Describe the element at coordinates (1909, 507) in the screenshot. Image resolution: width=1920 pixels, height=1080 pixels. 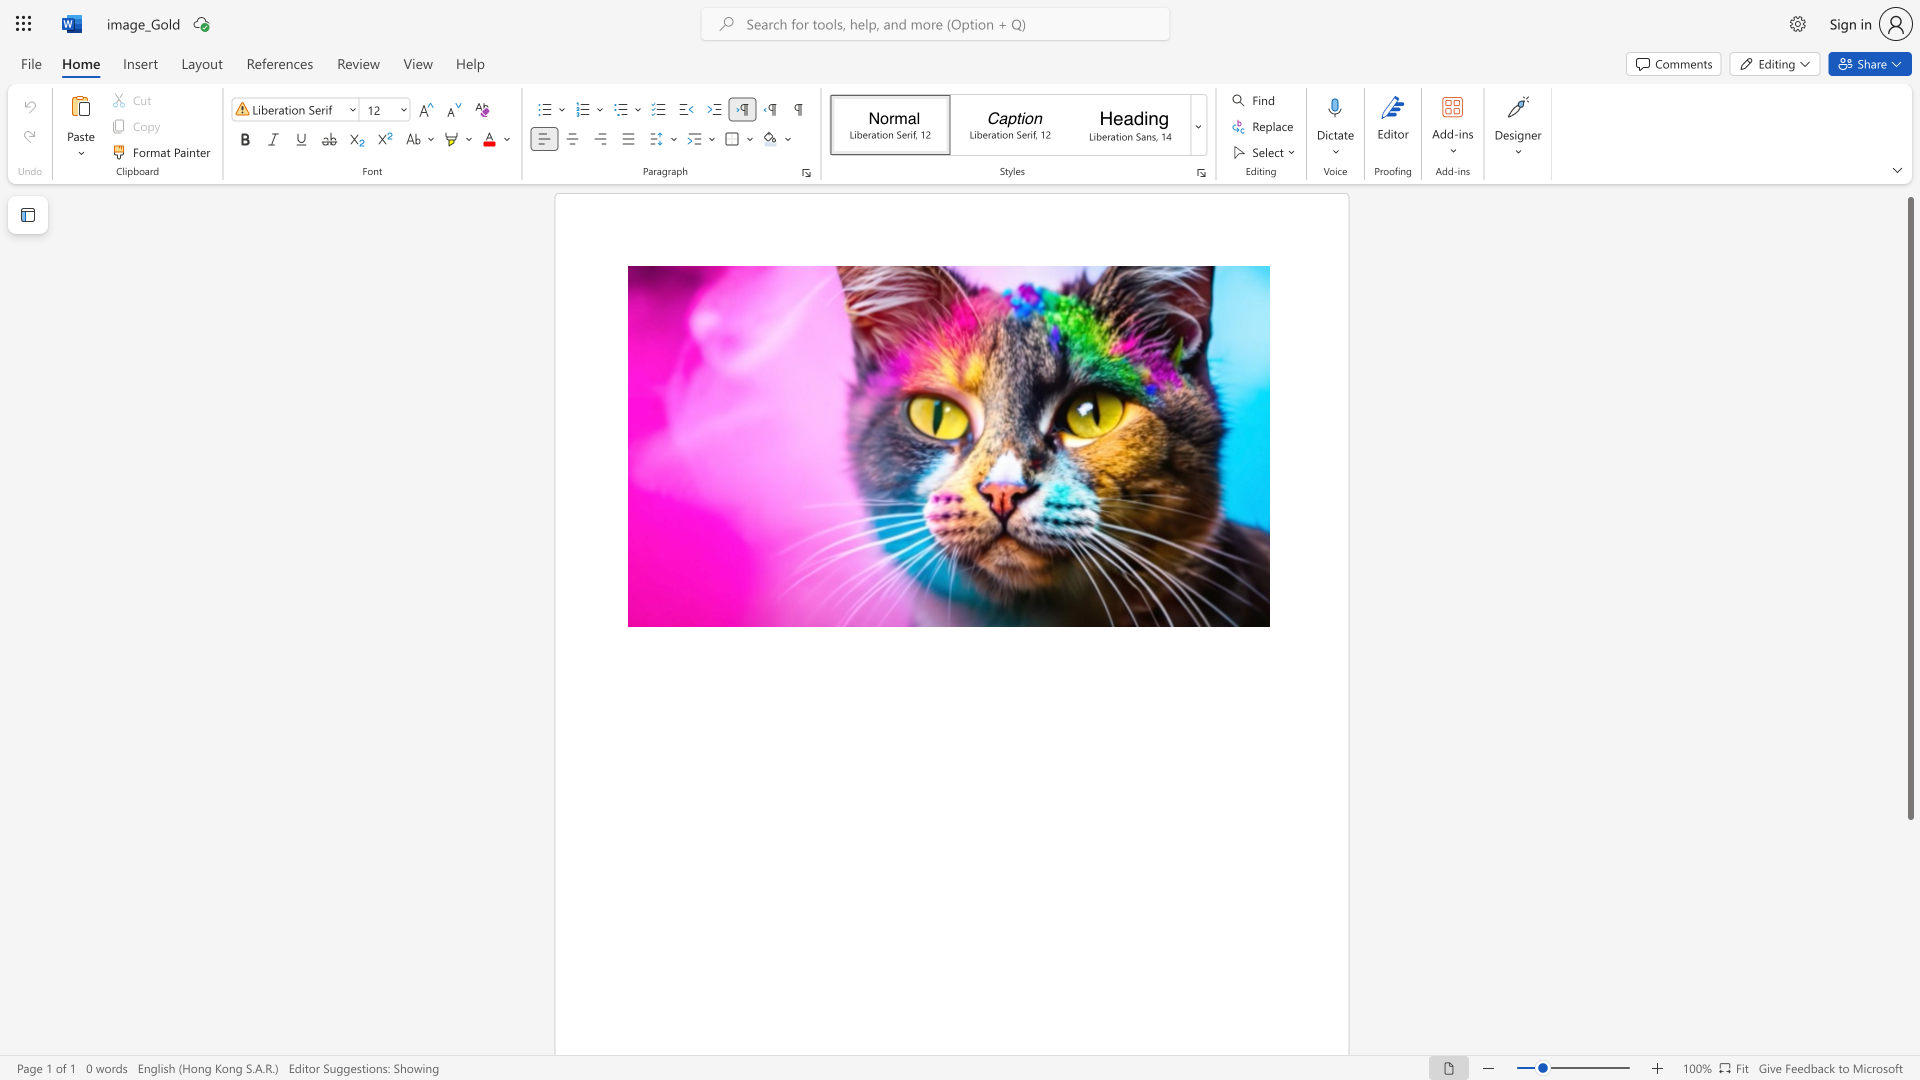
I see `the scrollbar and move down 130 pixels` at that location.